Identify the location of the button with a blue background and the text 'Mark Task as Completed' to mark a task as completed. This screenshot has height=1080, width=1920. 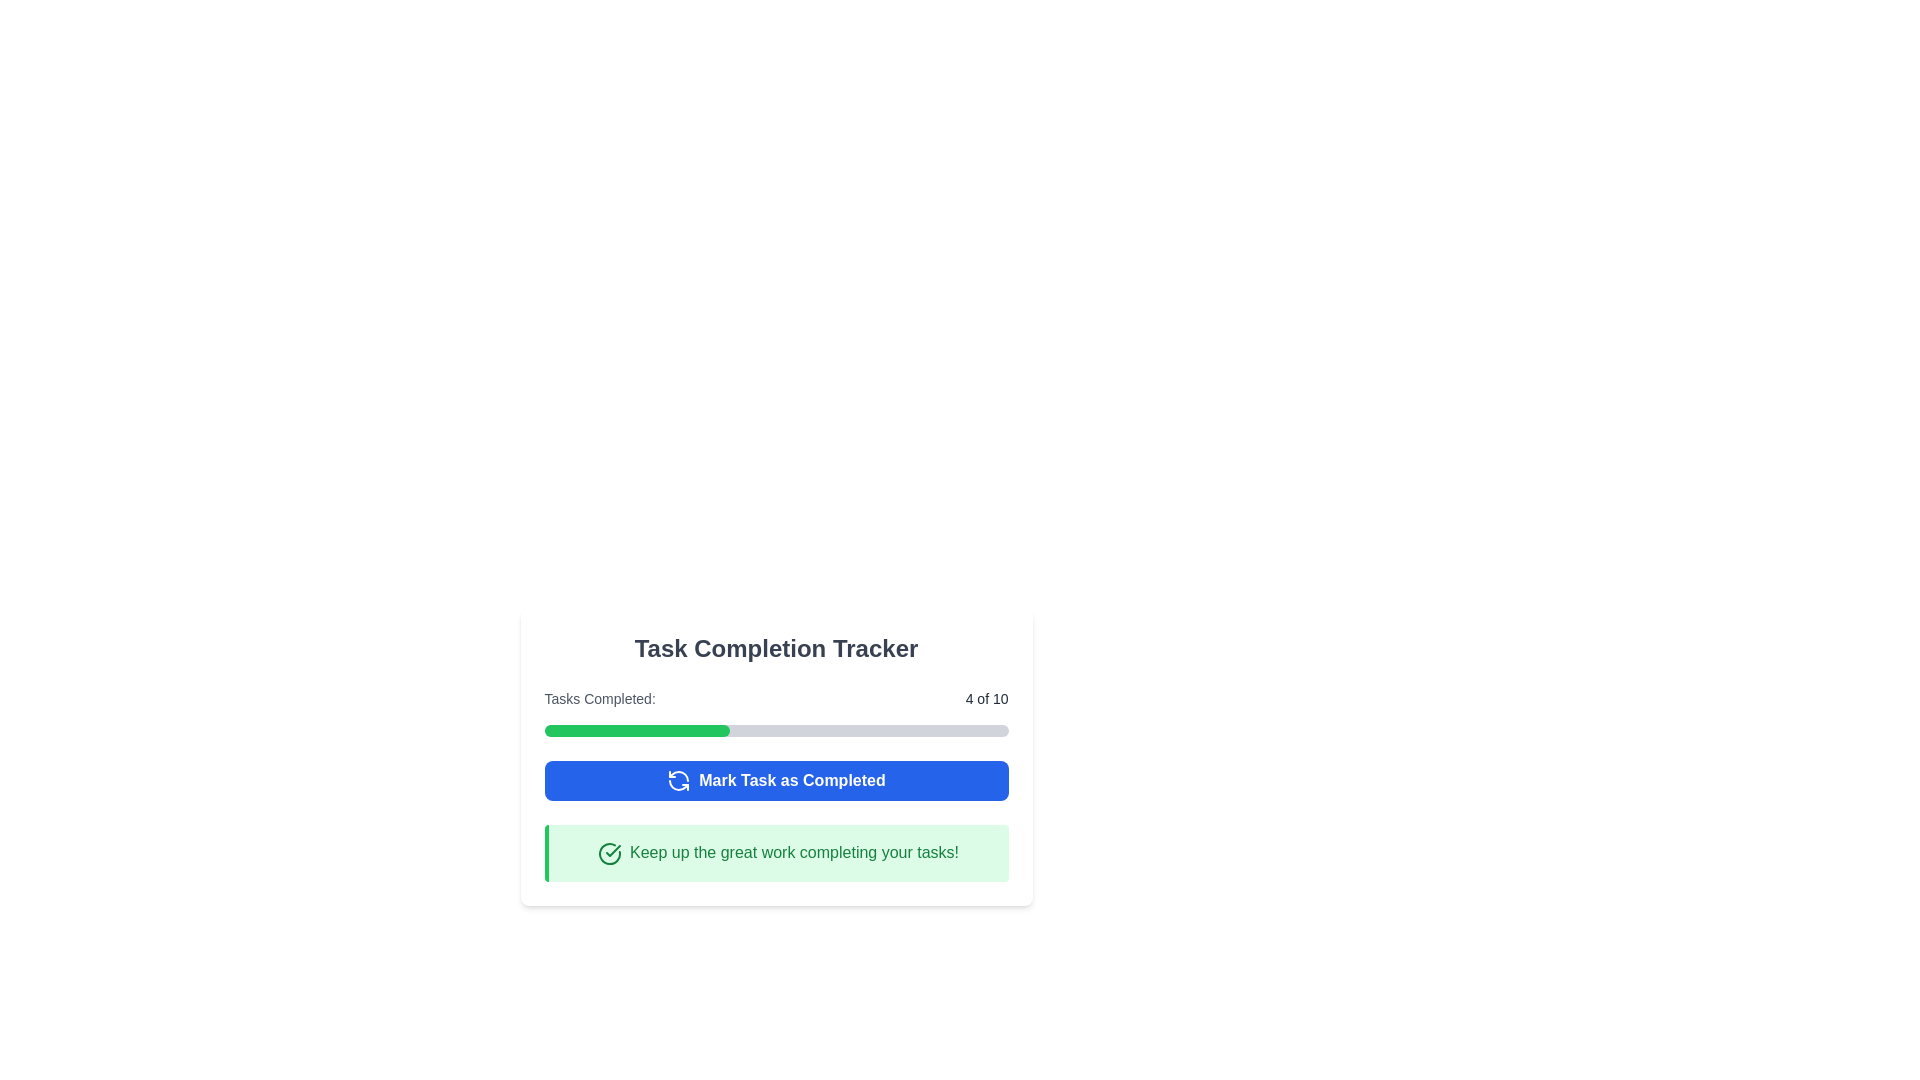
(775, 779).